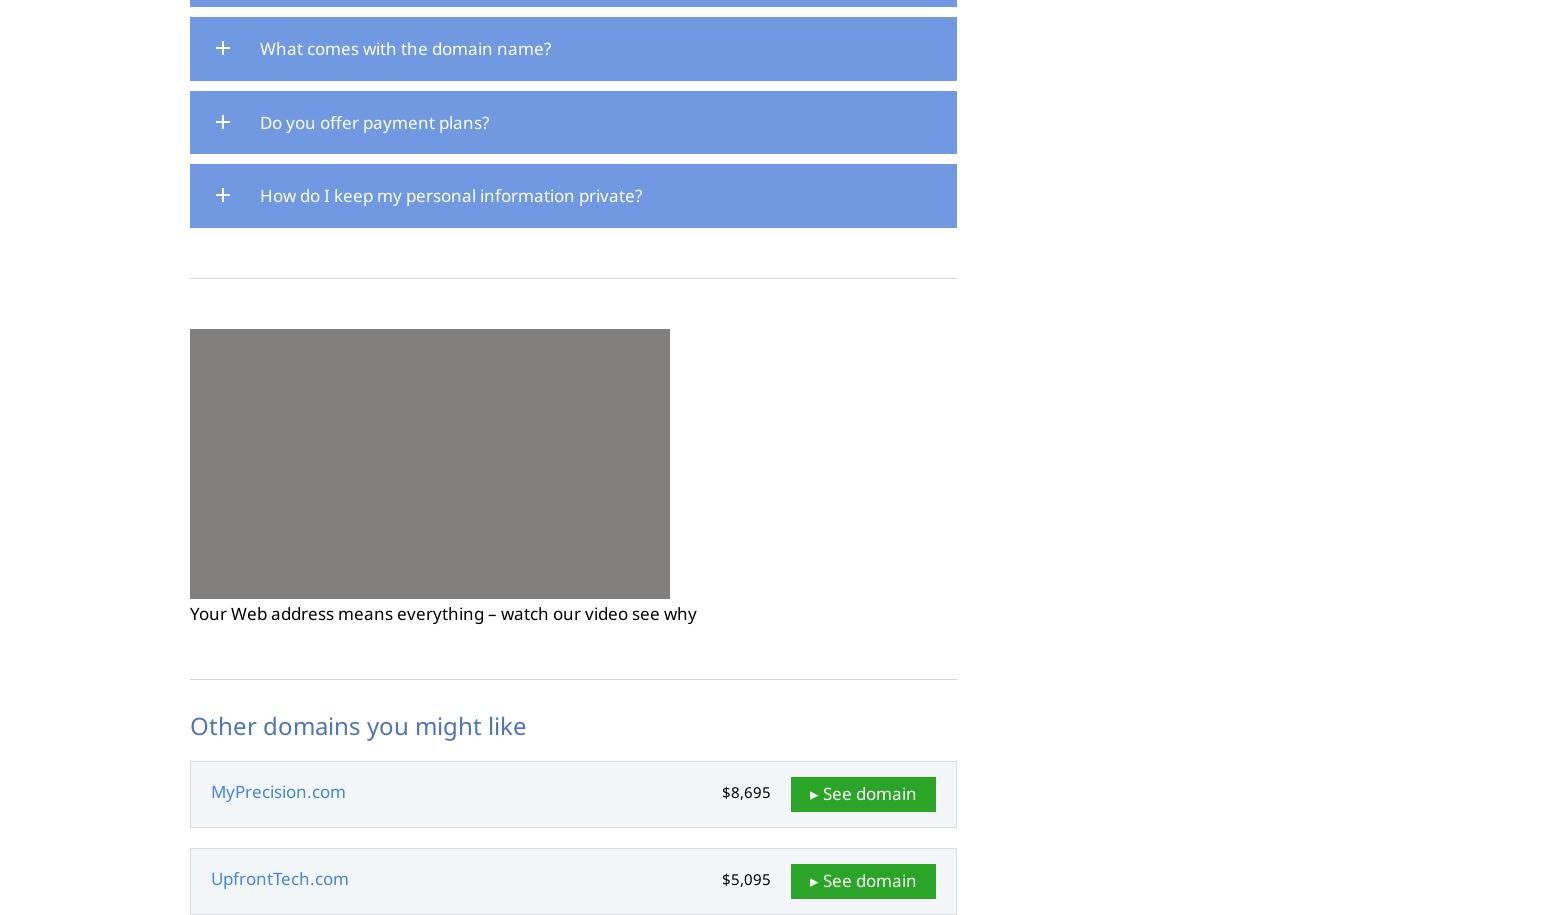 The image size is (1550, 915). What do you see at coordinates (746, 791) in the screenshot?
I see `'$8,695'` at bounding box center [746, 791].